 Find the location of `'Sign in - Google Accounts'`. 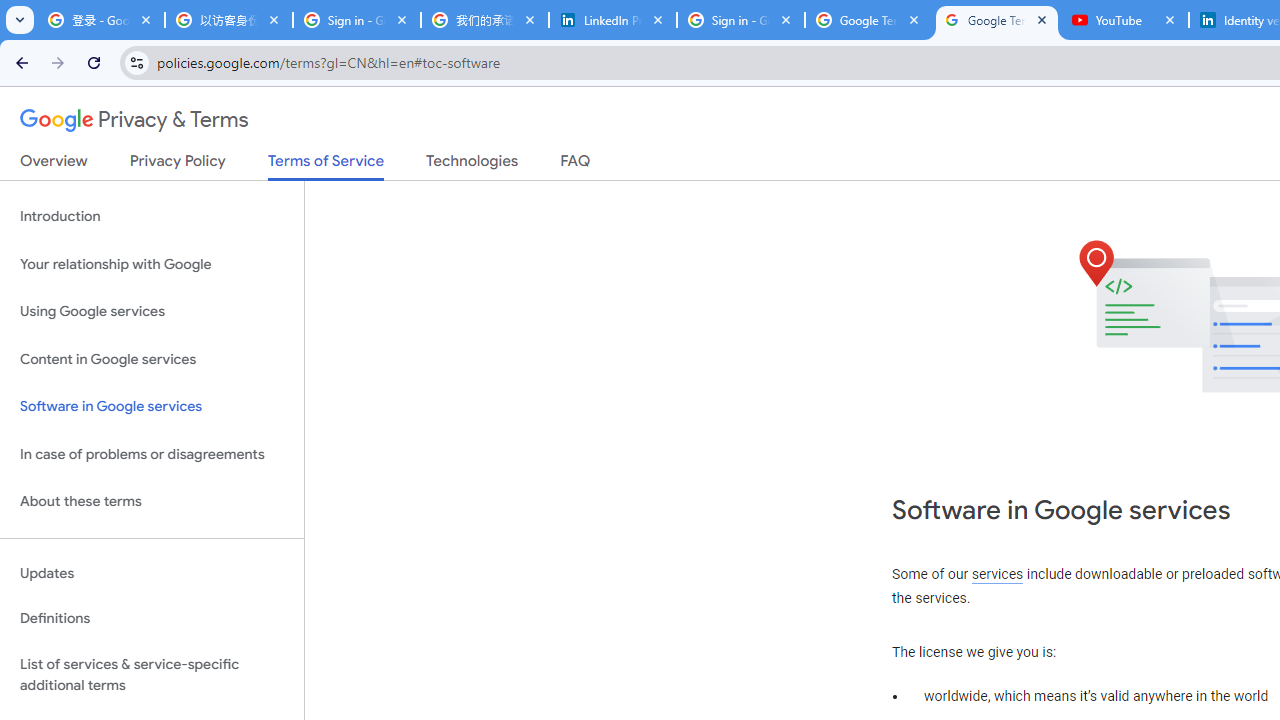

'Sign in - Google Accounts' is located at coordinates (740, 20).